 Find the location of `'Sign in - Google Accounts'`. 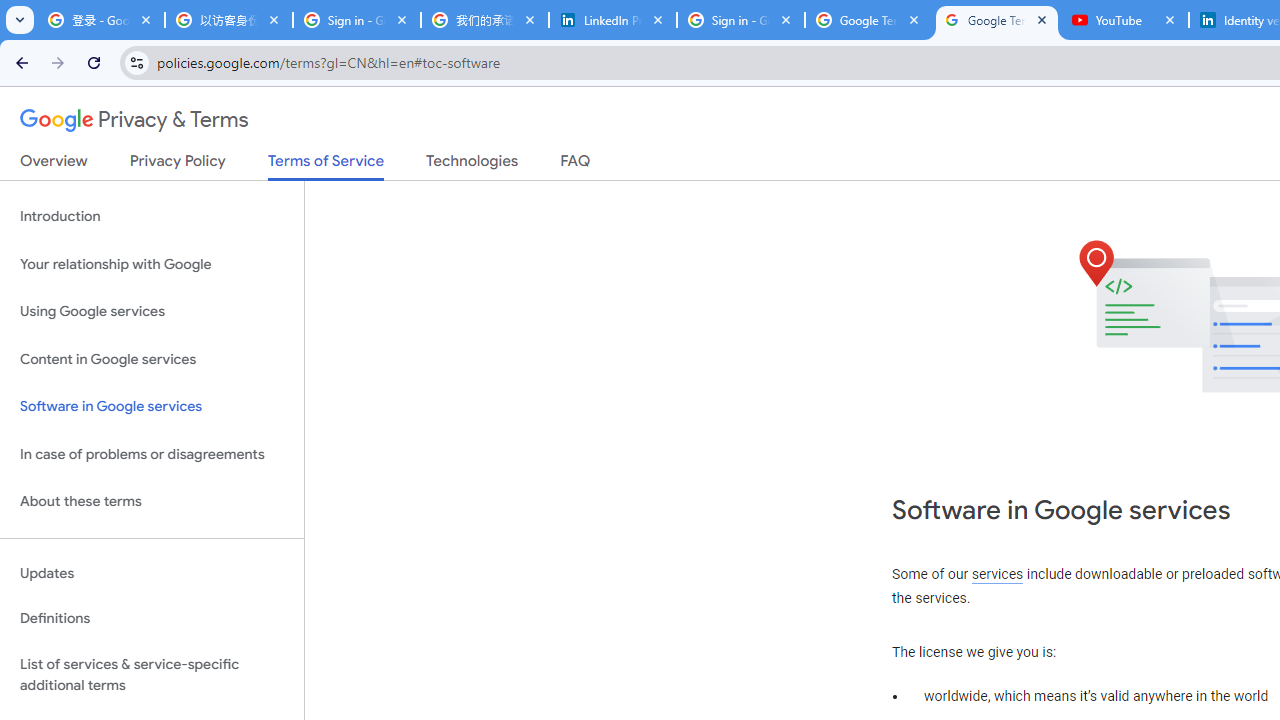

'Sign in - Google Accounts' is located at coordinates (740, 20).